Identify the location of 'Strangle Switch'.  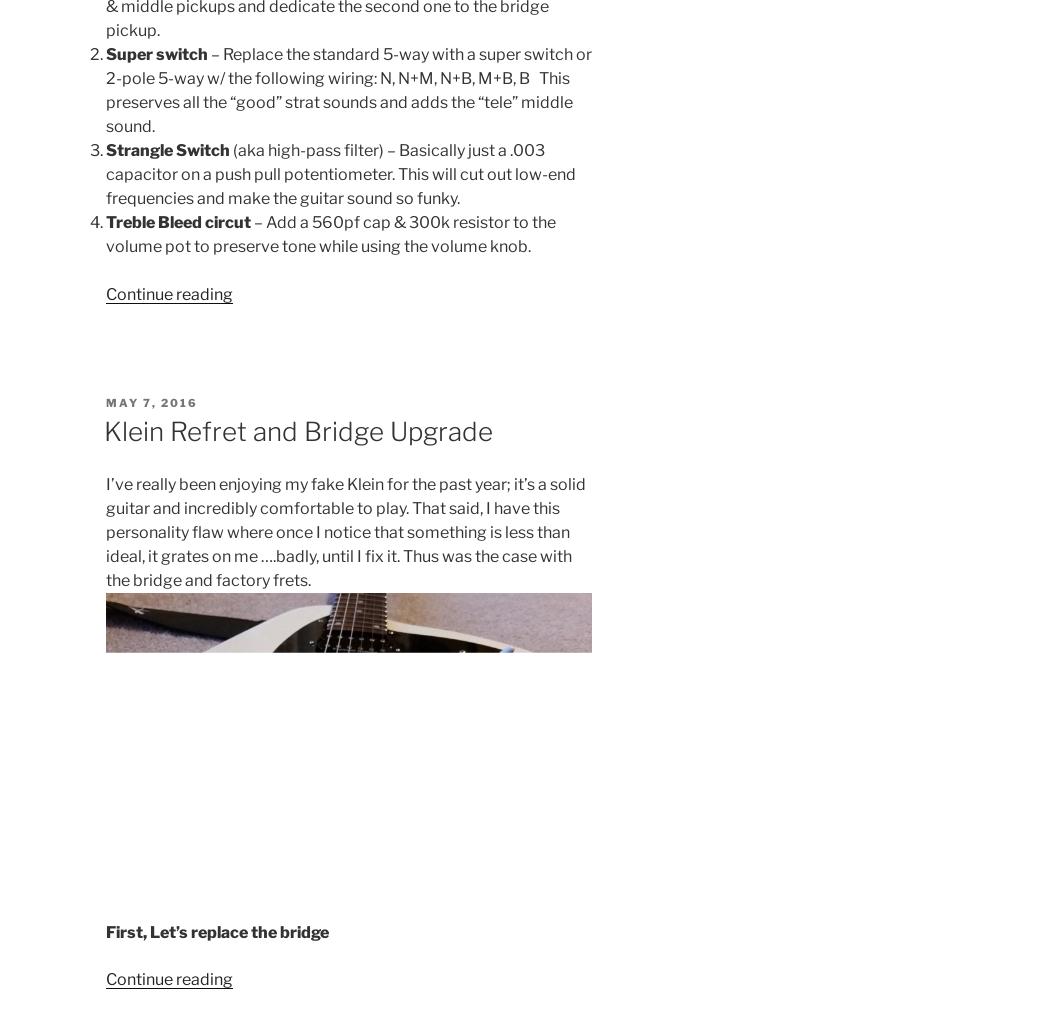
(166, 150).